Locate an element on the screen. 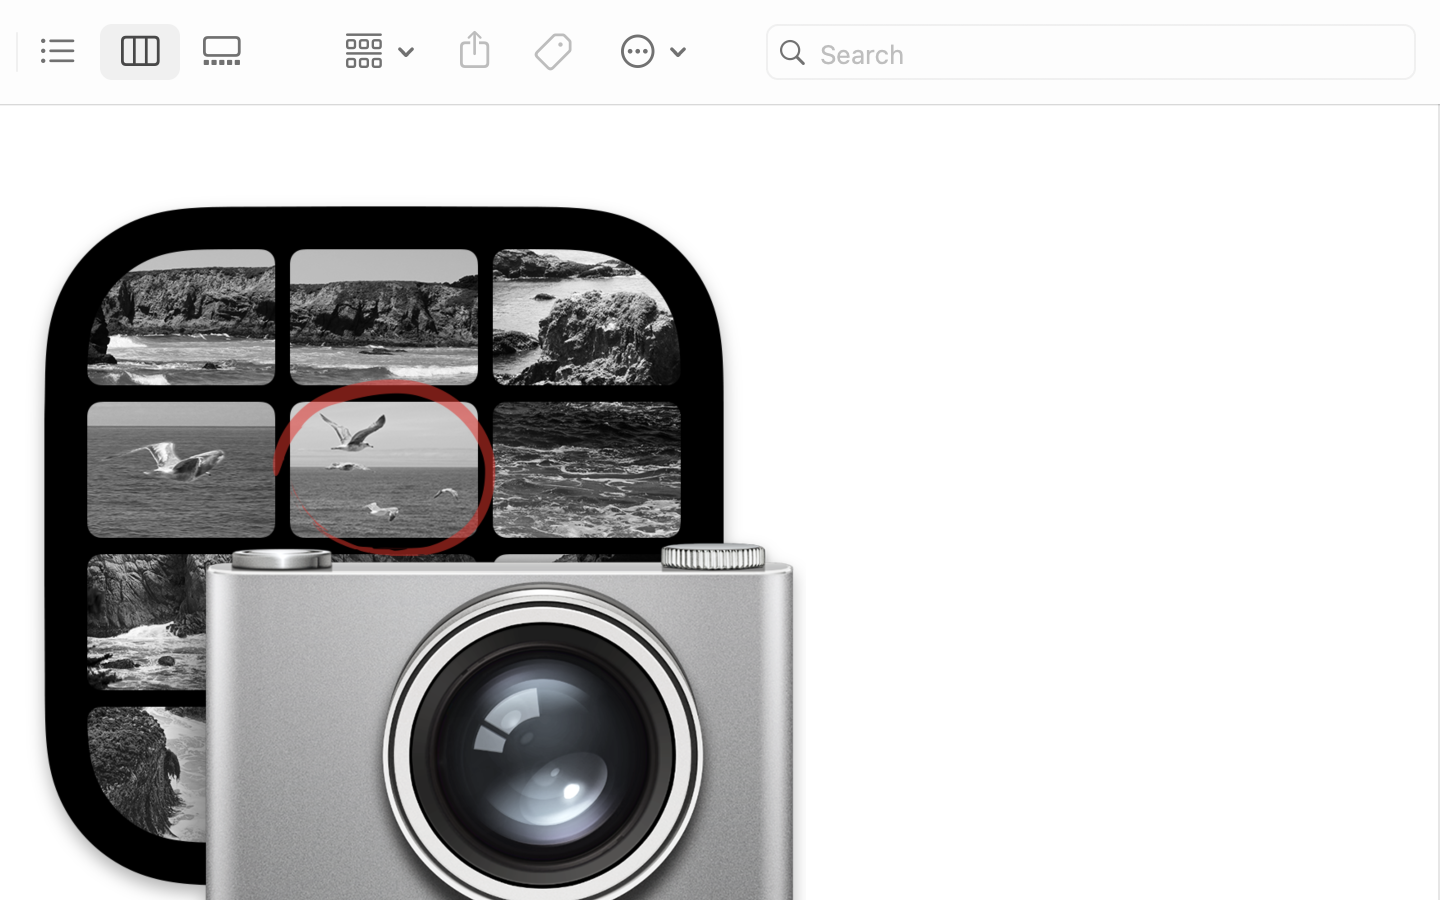  '1' is located at coordinates (139, 51).